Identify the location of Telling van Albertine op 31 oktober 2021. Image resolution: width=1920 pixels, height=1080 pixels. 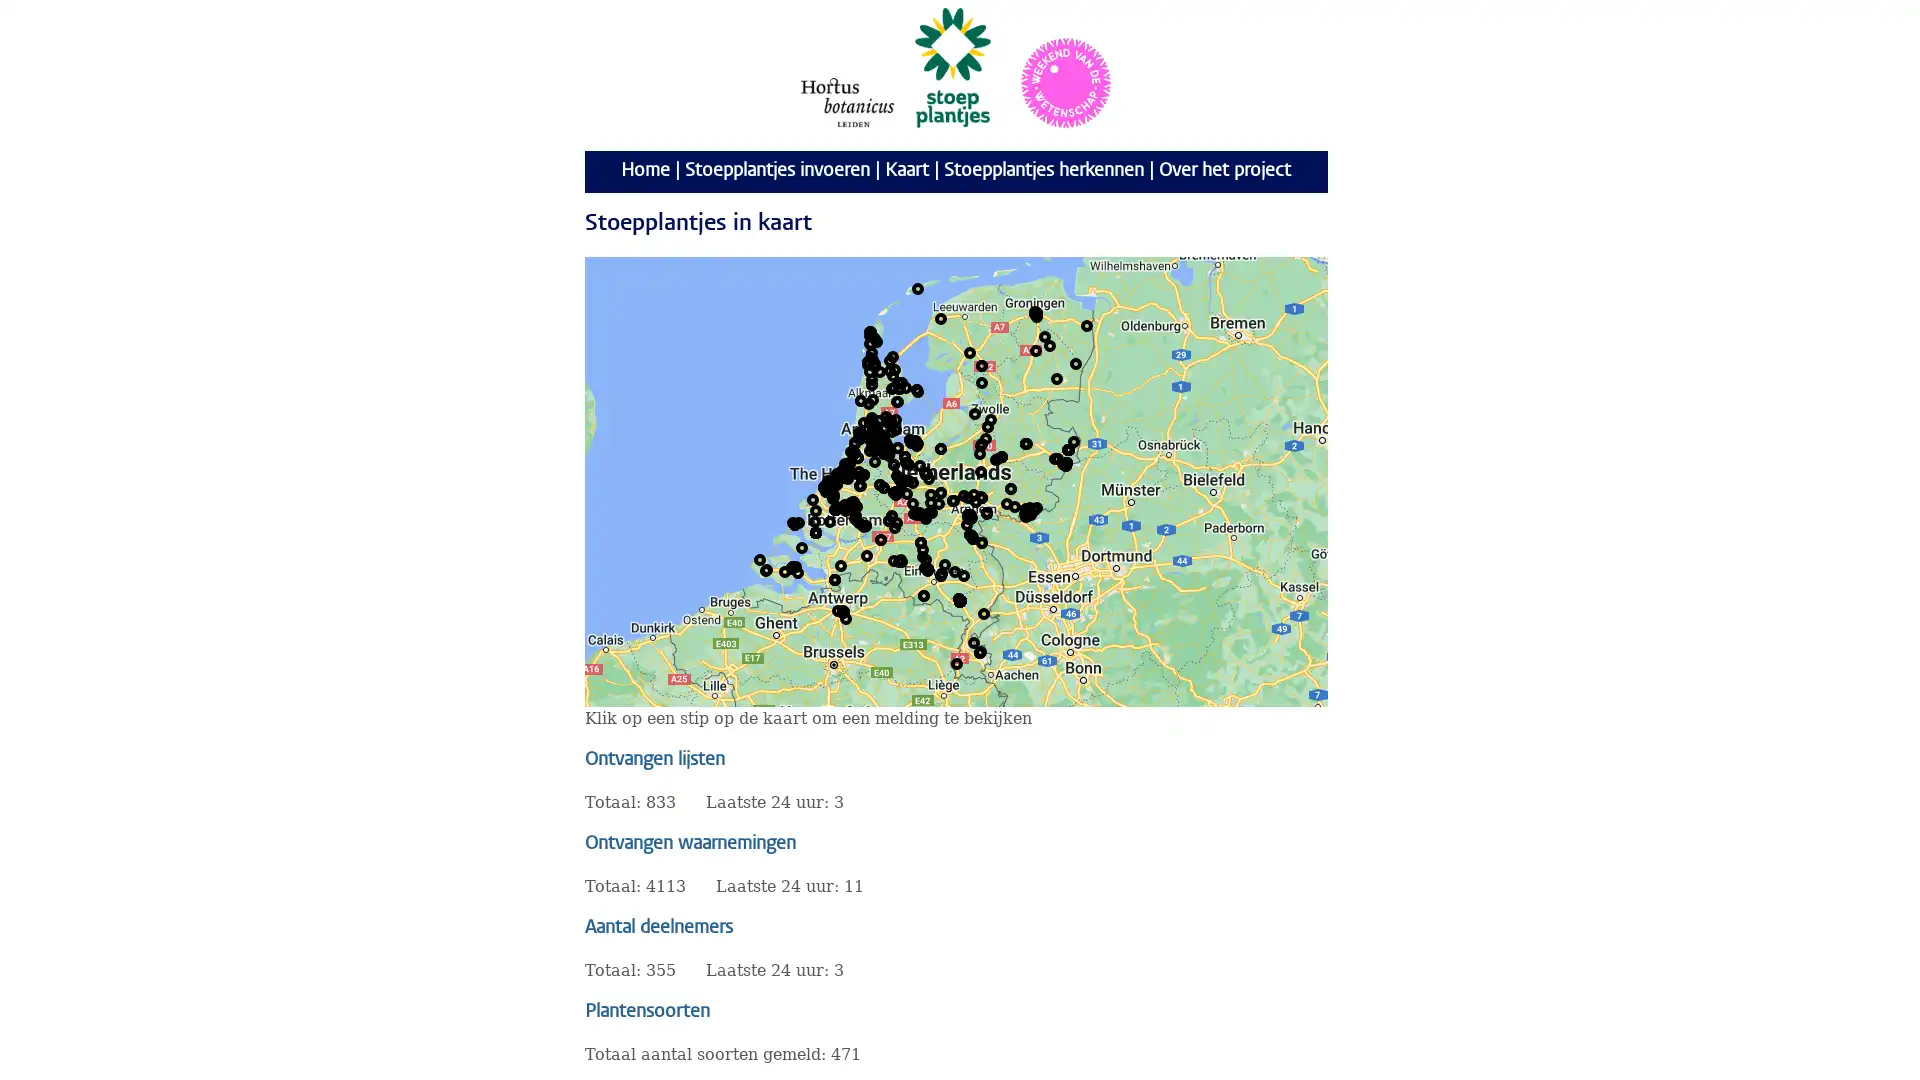
(919, 512).